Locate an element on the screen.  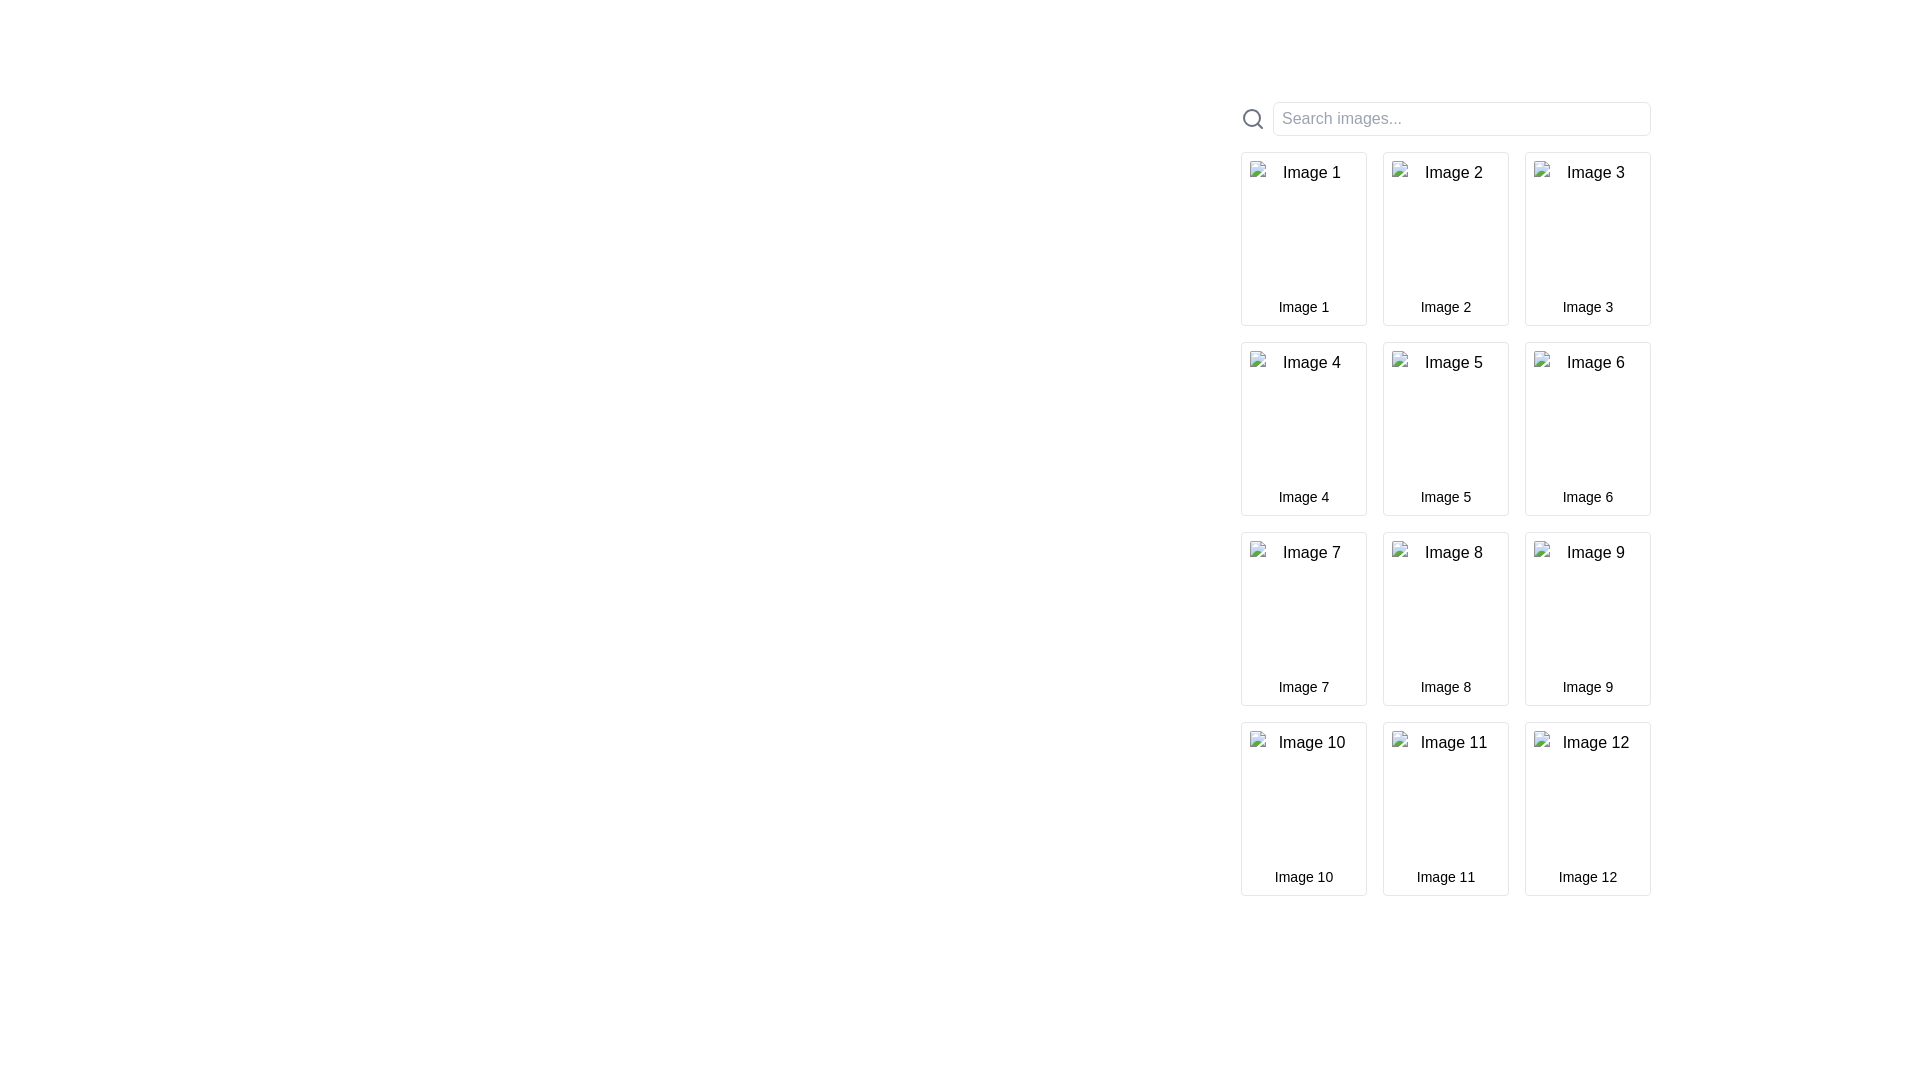
the image placeholder component labeled 'Image 2', which is styled with rounded corners and located as the second item from the left in the top row of a grid of similar placeholders is located at coordinates (1445, 224).